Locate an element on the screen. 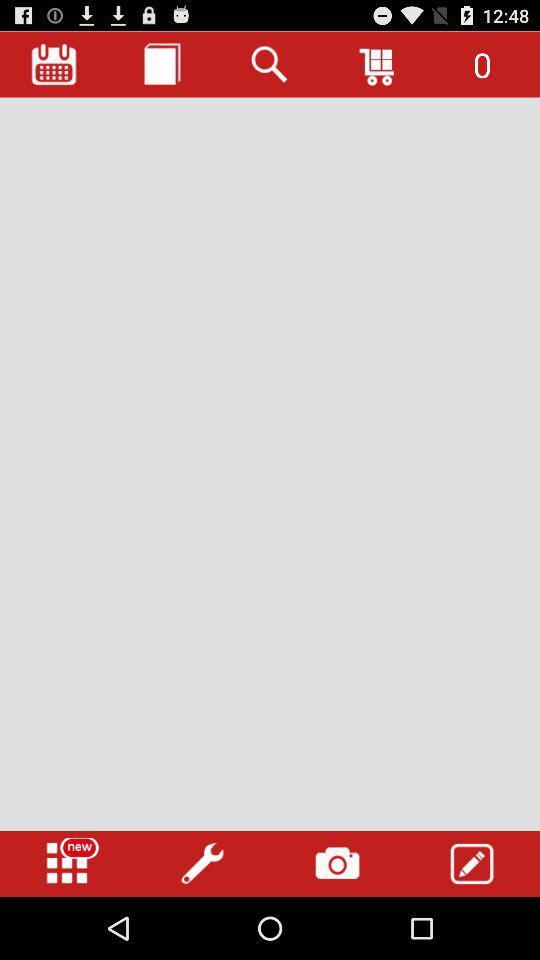 This screenshot has width=540, height=960. open menu is located at coordinates (67, 863).